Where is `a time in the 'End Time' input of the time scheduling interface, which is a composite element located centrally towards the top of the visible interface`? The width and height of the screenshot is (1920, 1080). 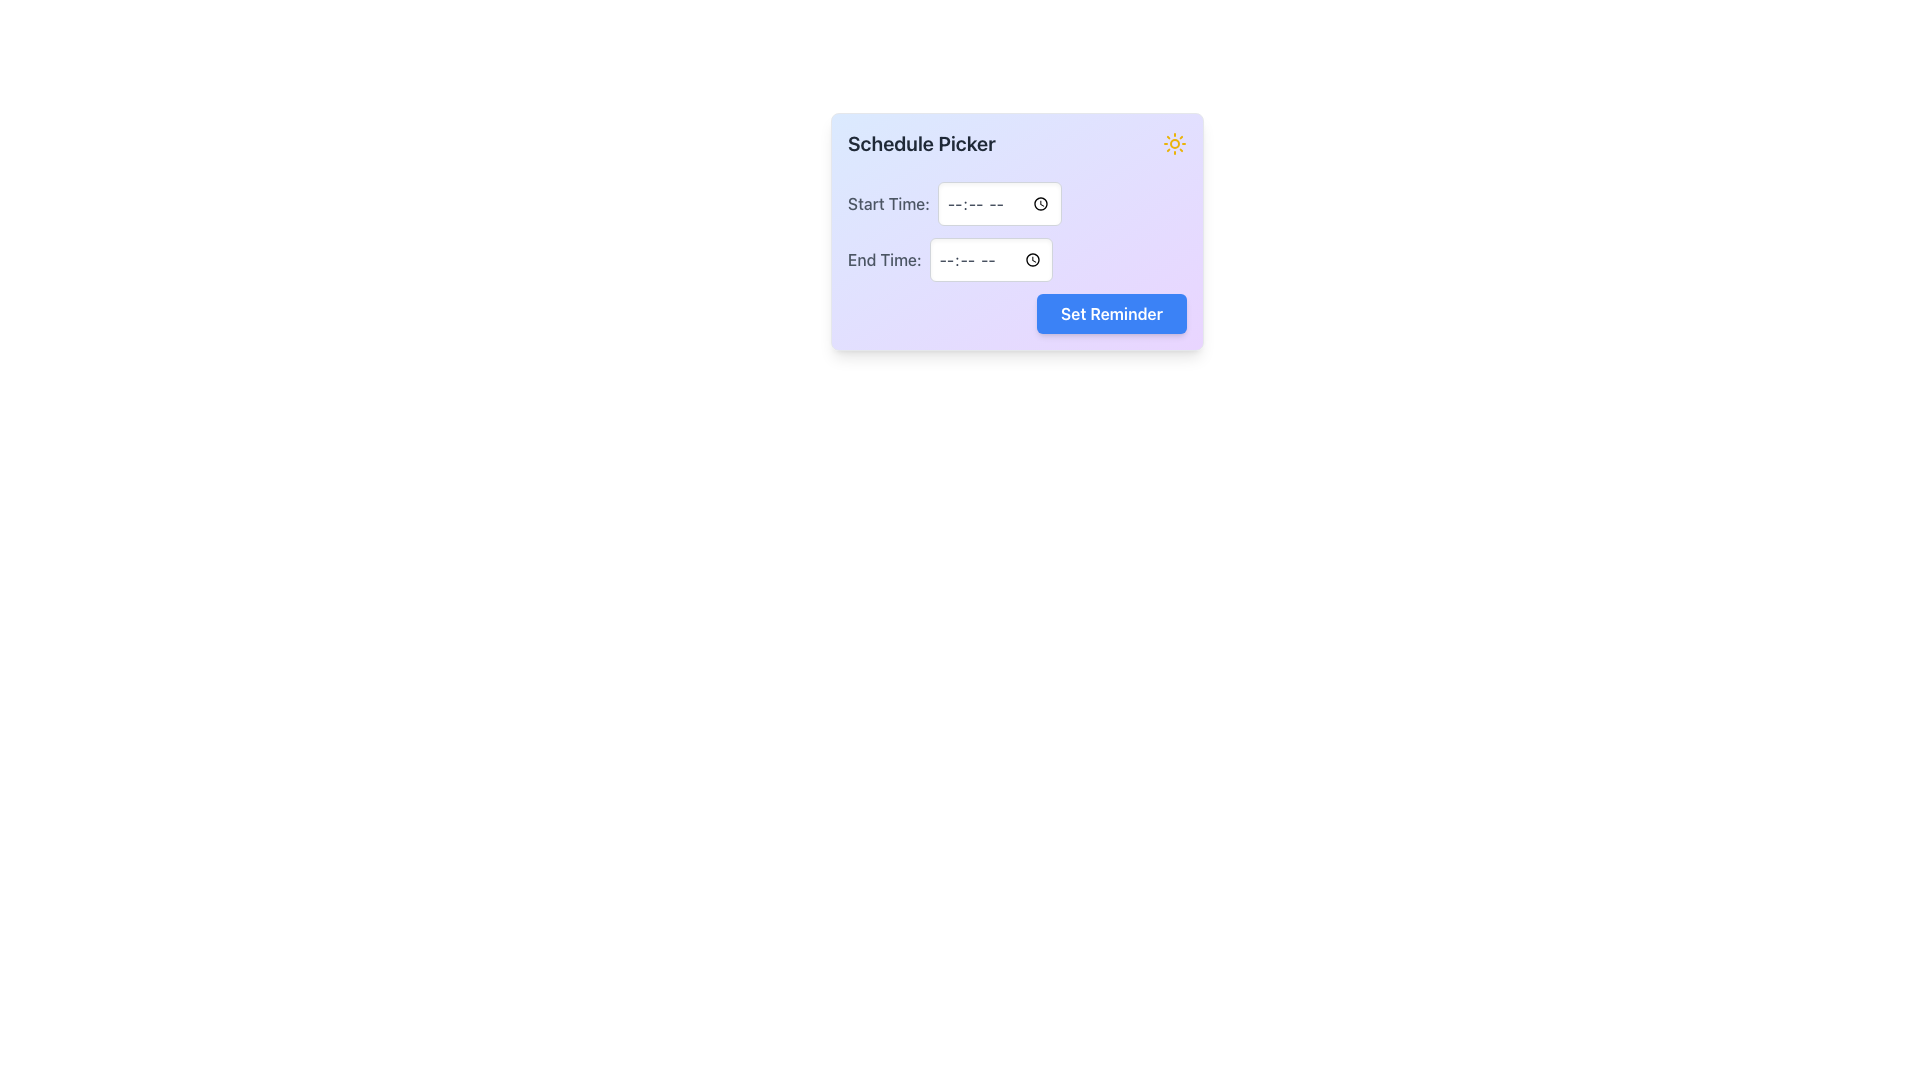 a time in the 'End Time' input of the time scheduling interface, which is a composite element located centrally towards the top of the visible interface is located at coordinates (1017, 230).